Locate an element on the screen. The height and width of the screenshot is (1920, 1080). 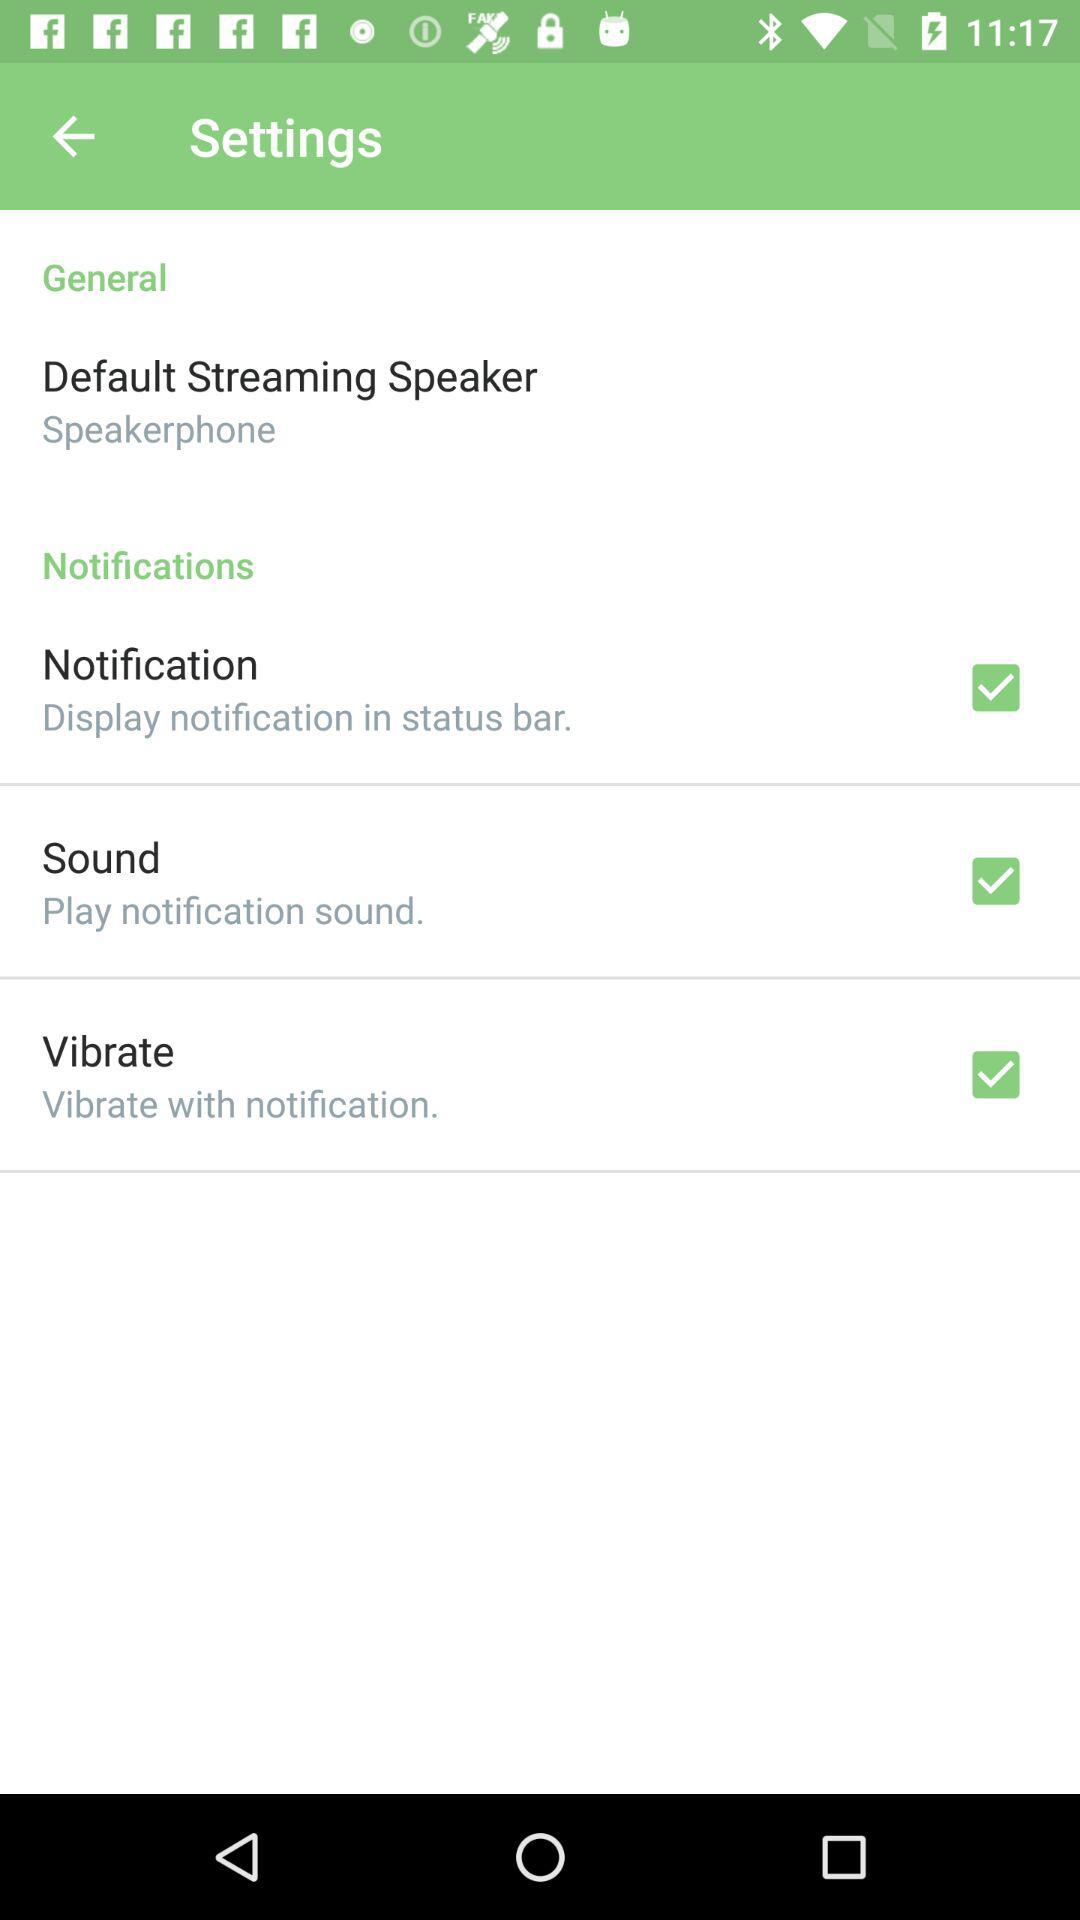
the icon above speakerphone is located at coordinates (289, 374).